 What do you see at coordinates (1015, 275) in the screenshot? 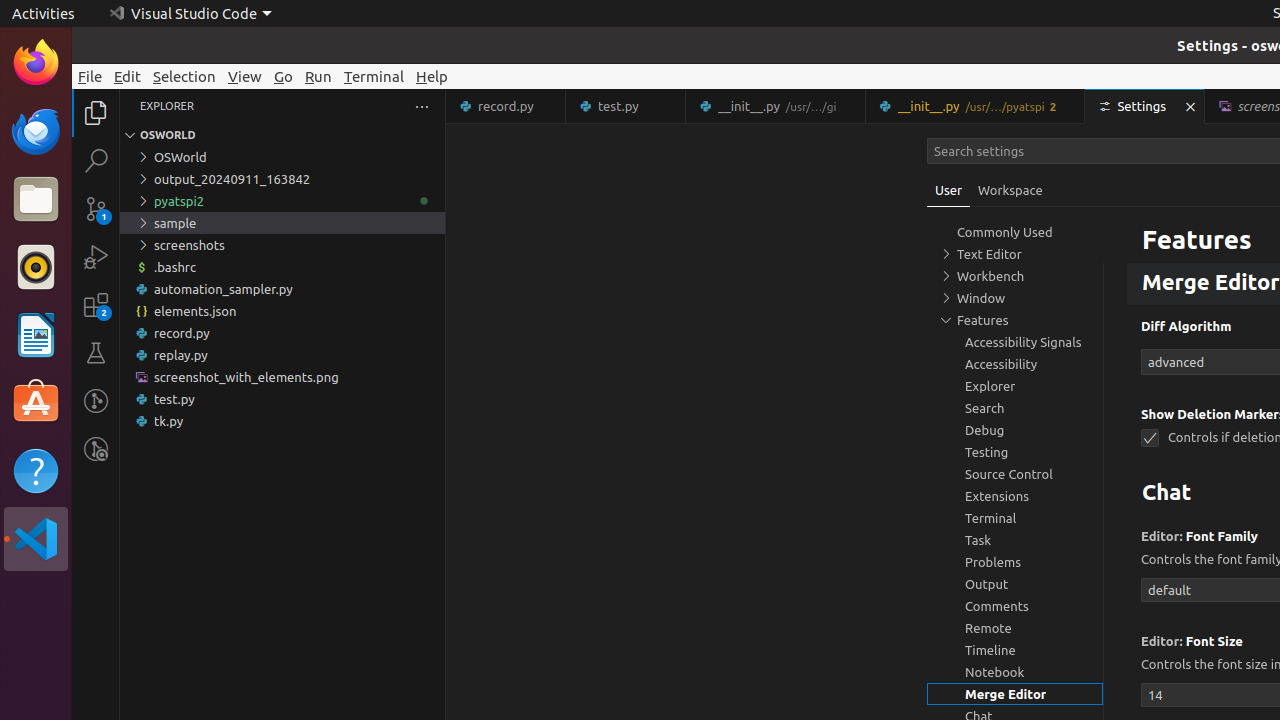
I see `'Workbench, group'` at bounding box center [1015, 275].